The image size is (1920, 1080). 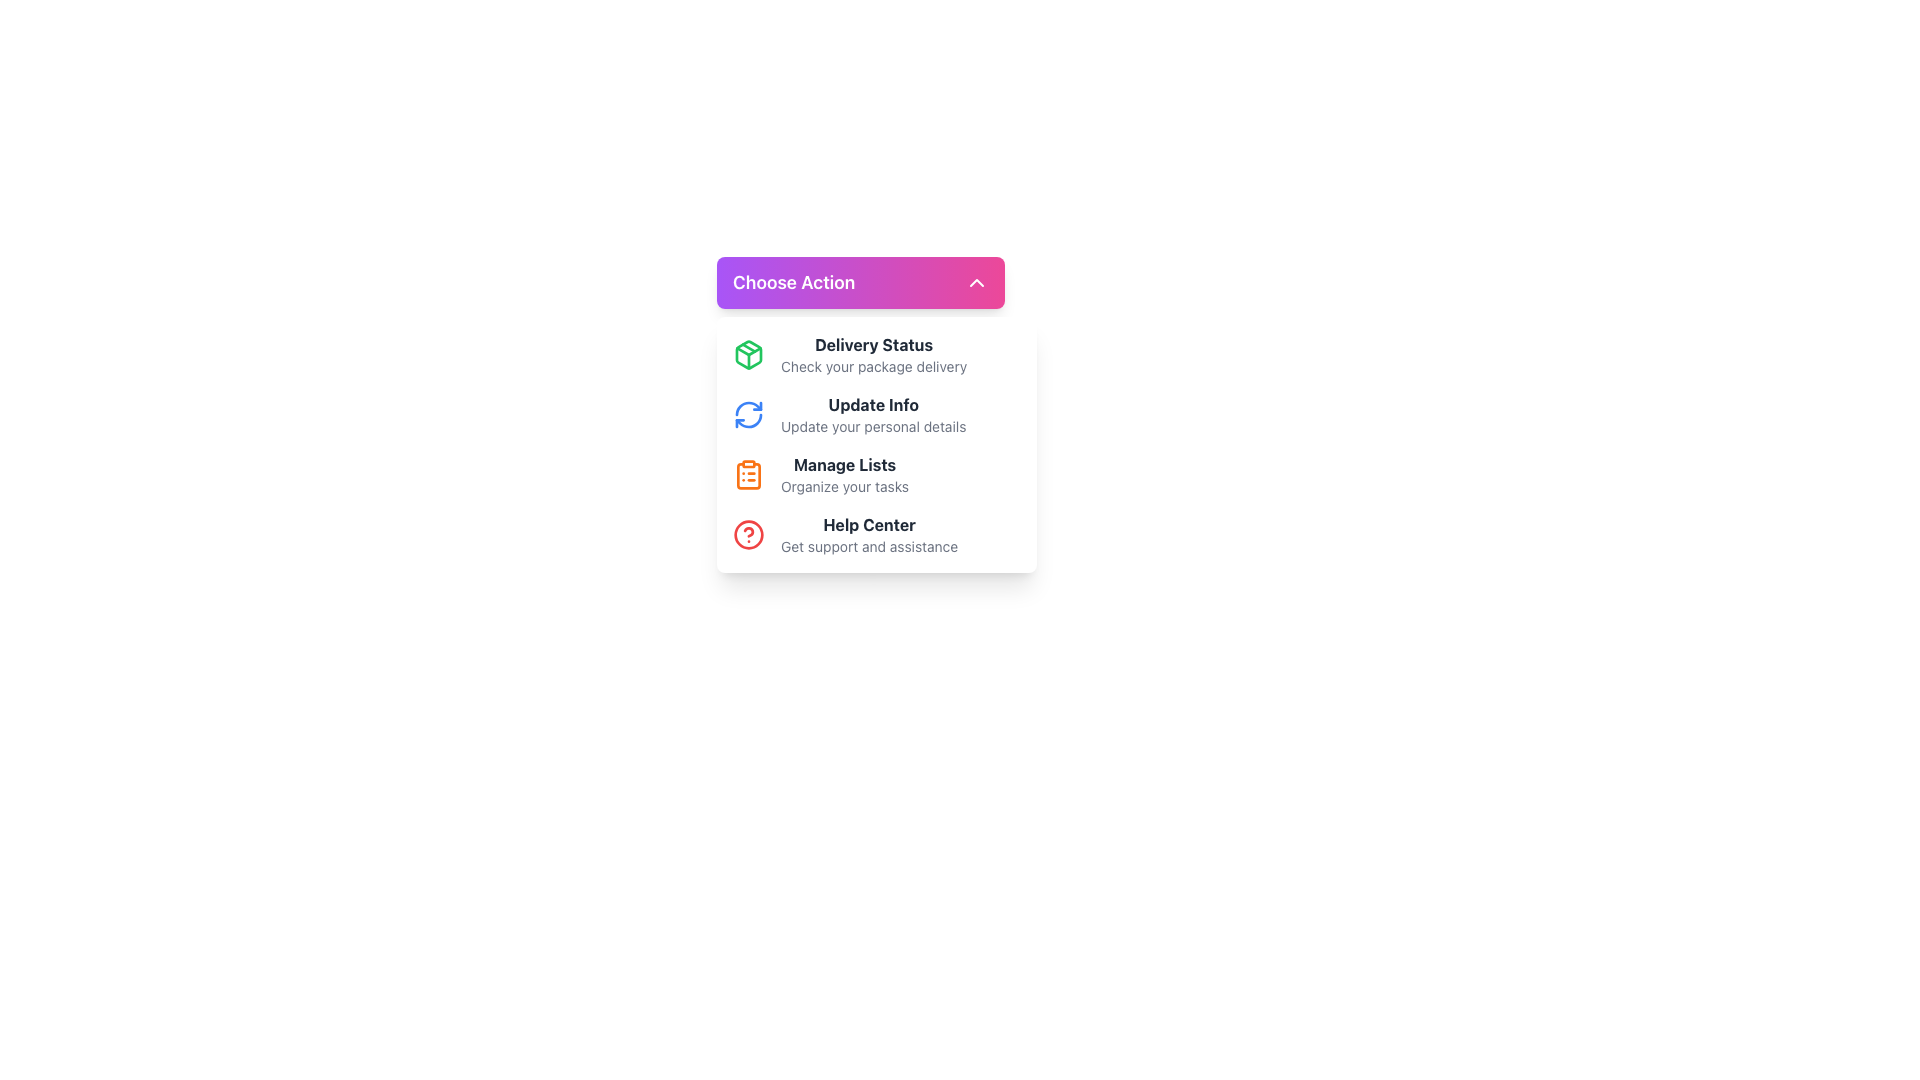 What do you see at coordinates (747, 353) in the screenshot?
I see `the 'Delivery Status' icon located to the left of the text 'Delivery Status Check your package delivery' in the dropdown menu under the 'Choose Action' section` at bounding box center [747, 353].